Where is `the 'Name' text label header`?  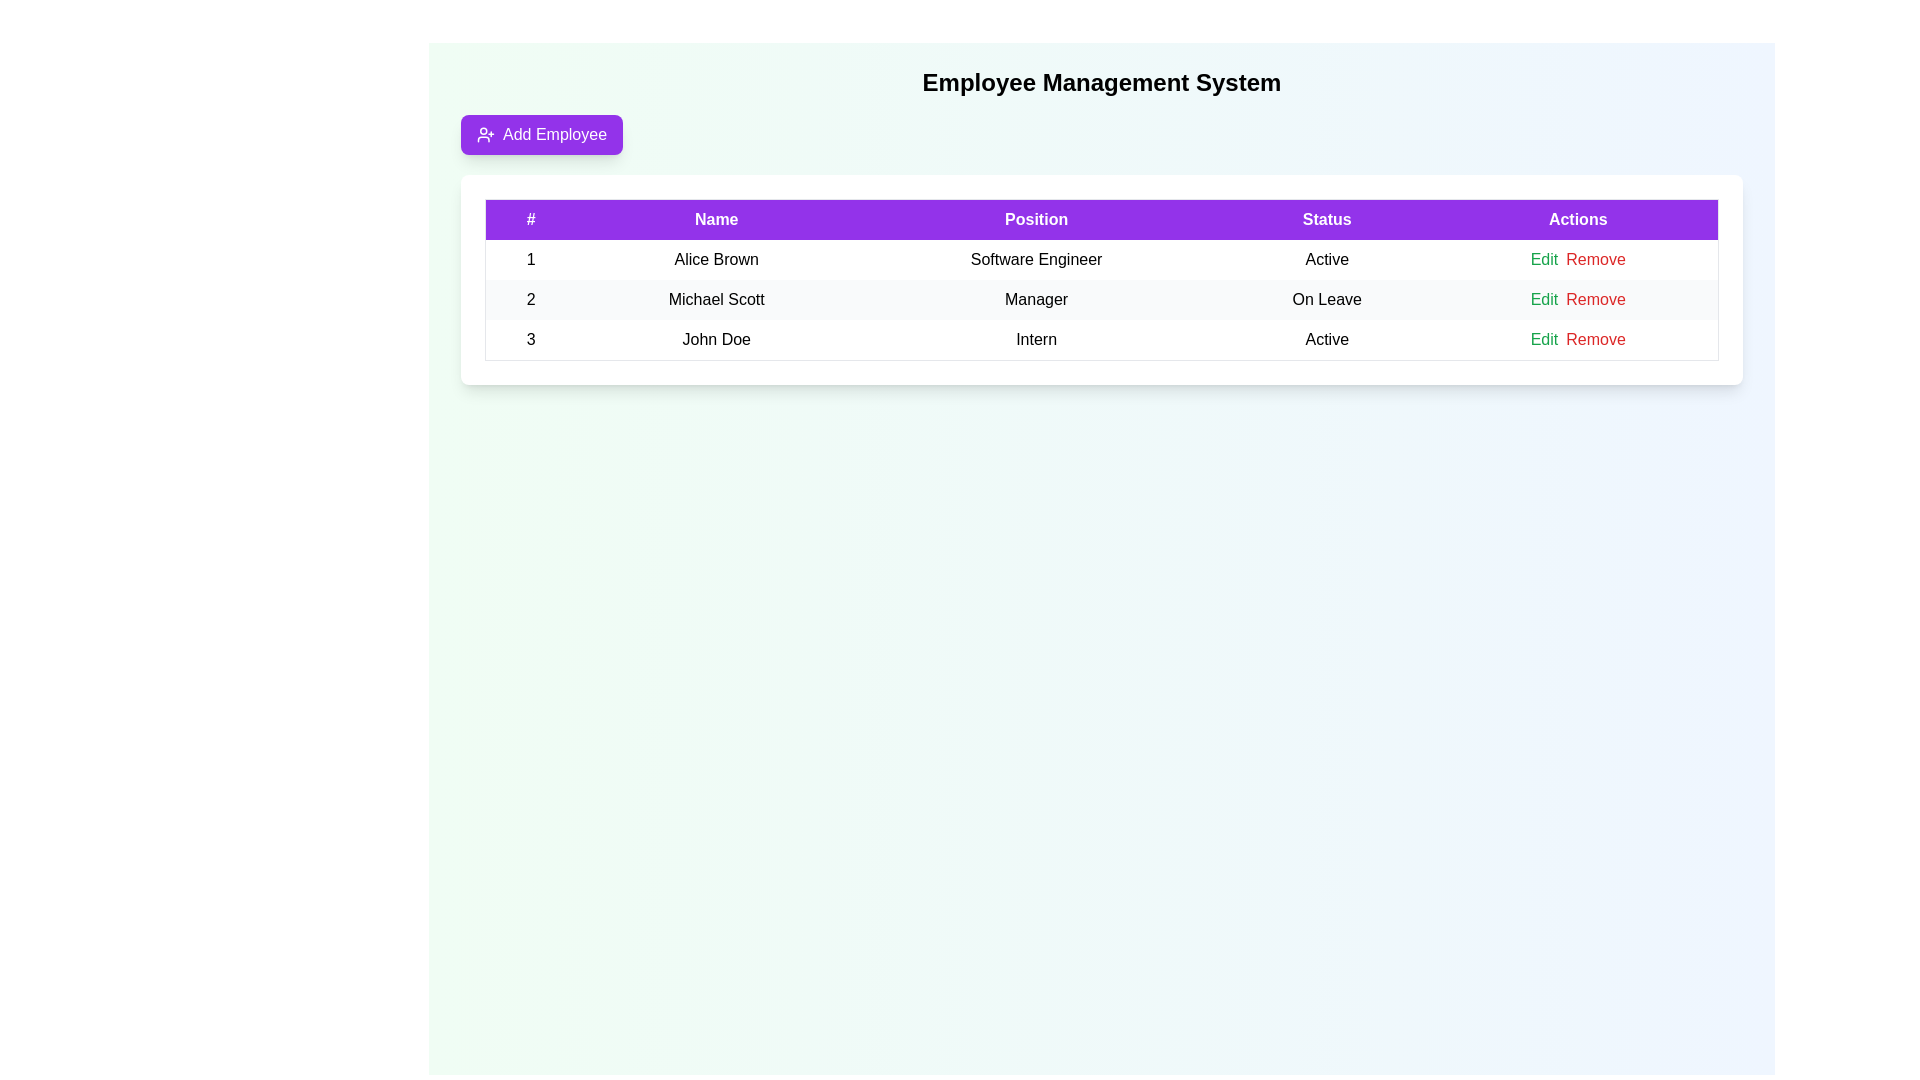 the 'Name' text label header is located at coordinates (716, 219).